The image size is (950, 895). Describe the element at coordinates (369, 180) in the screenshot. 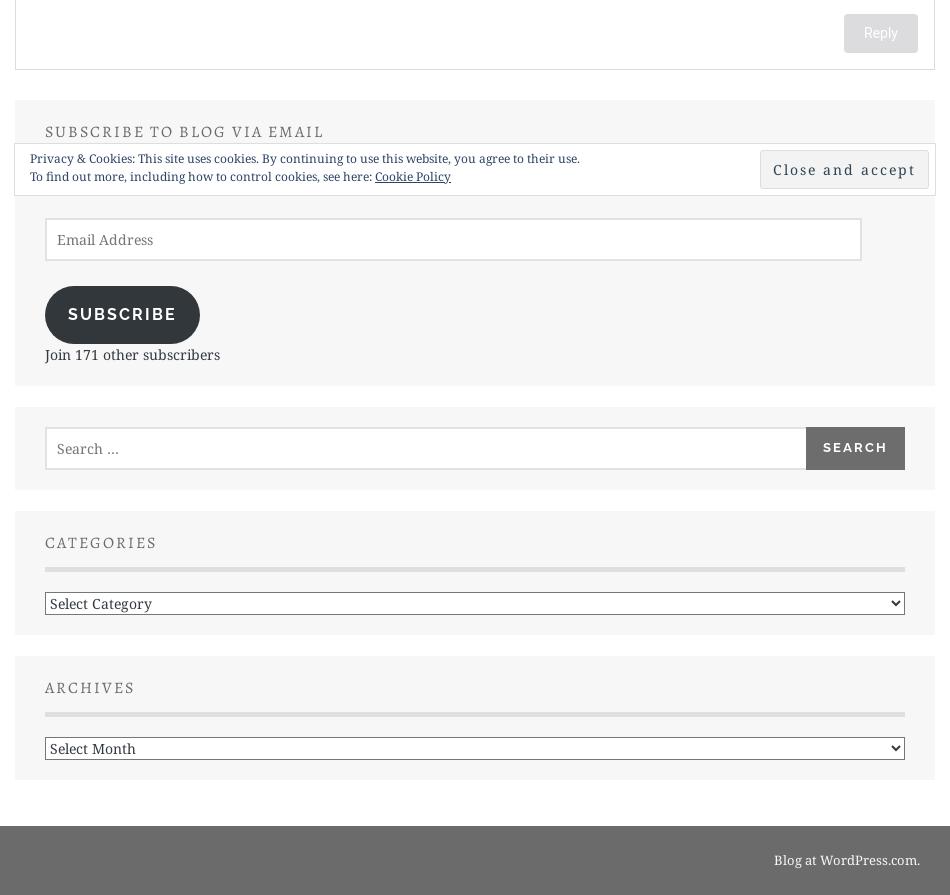

I see `'Enter your email address to subscribe to this blog and receive notifications of new posts by email.'` at that location.